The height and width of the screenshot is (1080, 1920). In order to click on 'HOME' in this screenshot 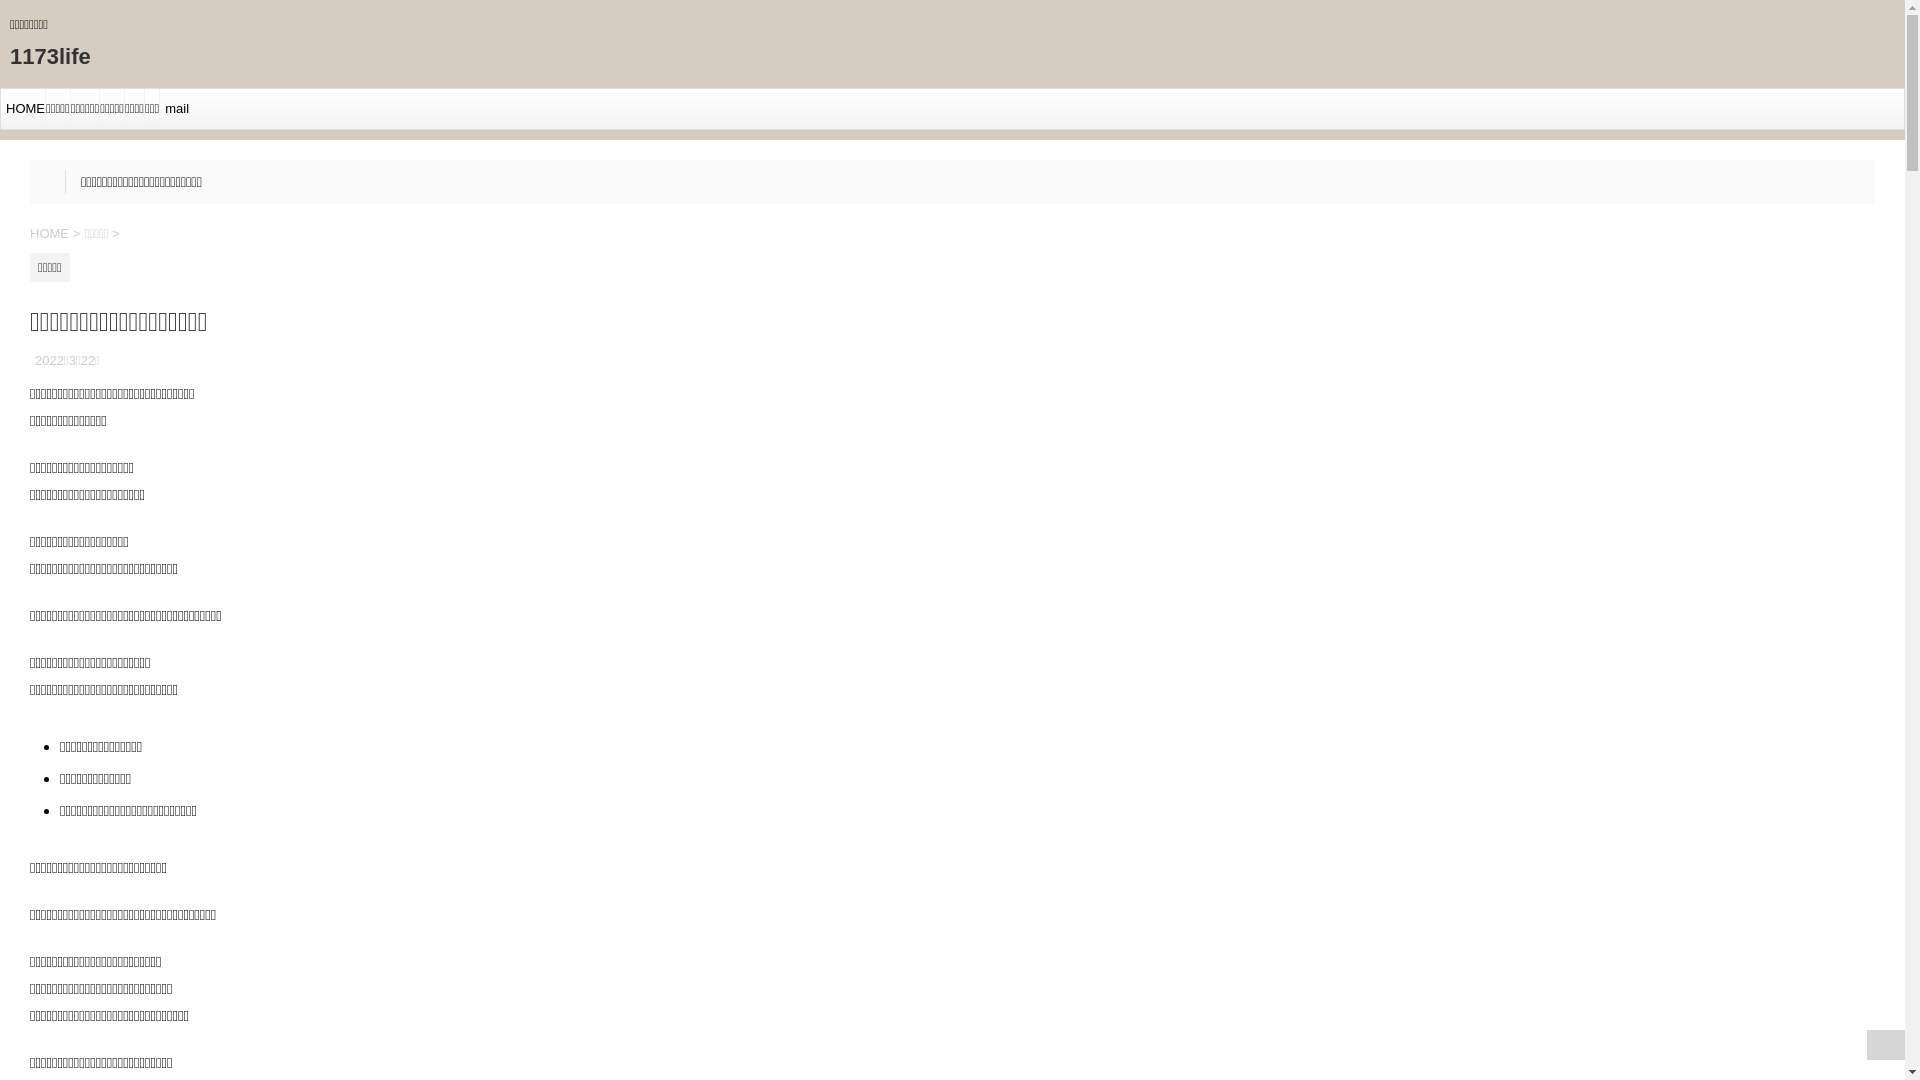, I will do `click(51, 232)`.